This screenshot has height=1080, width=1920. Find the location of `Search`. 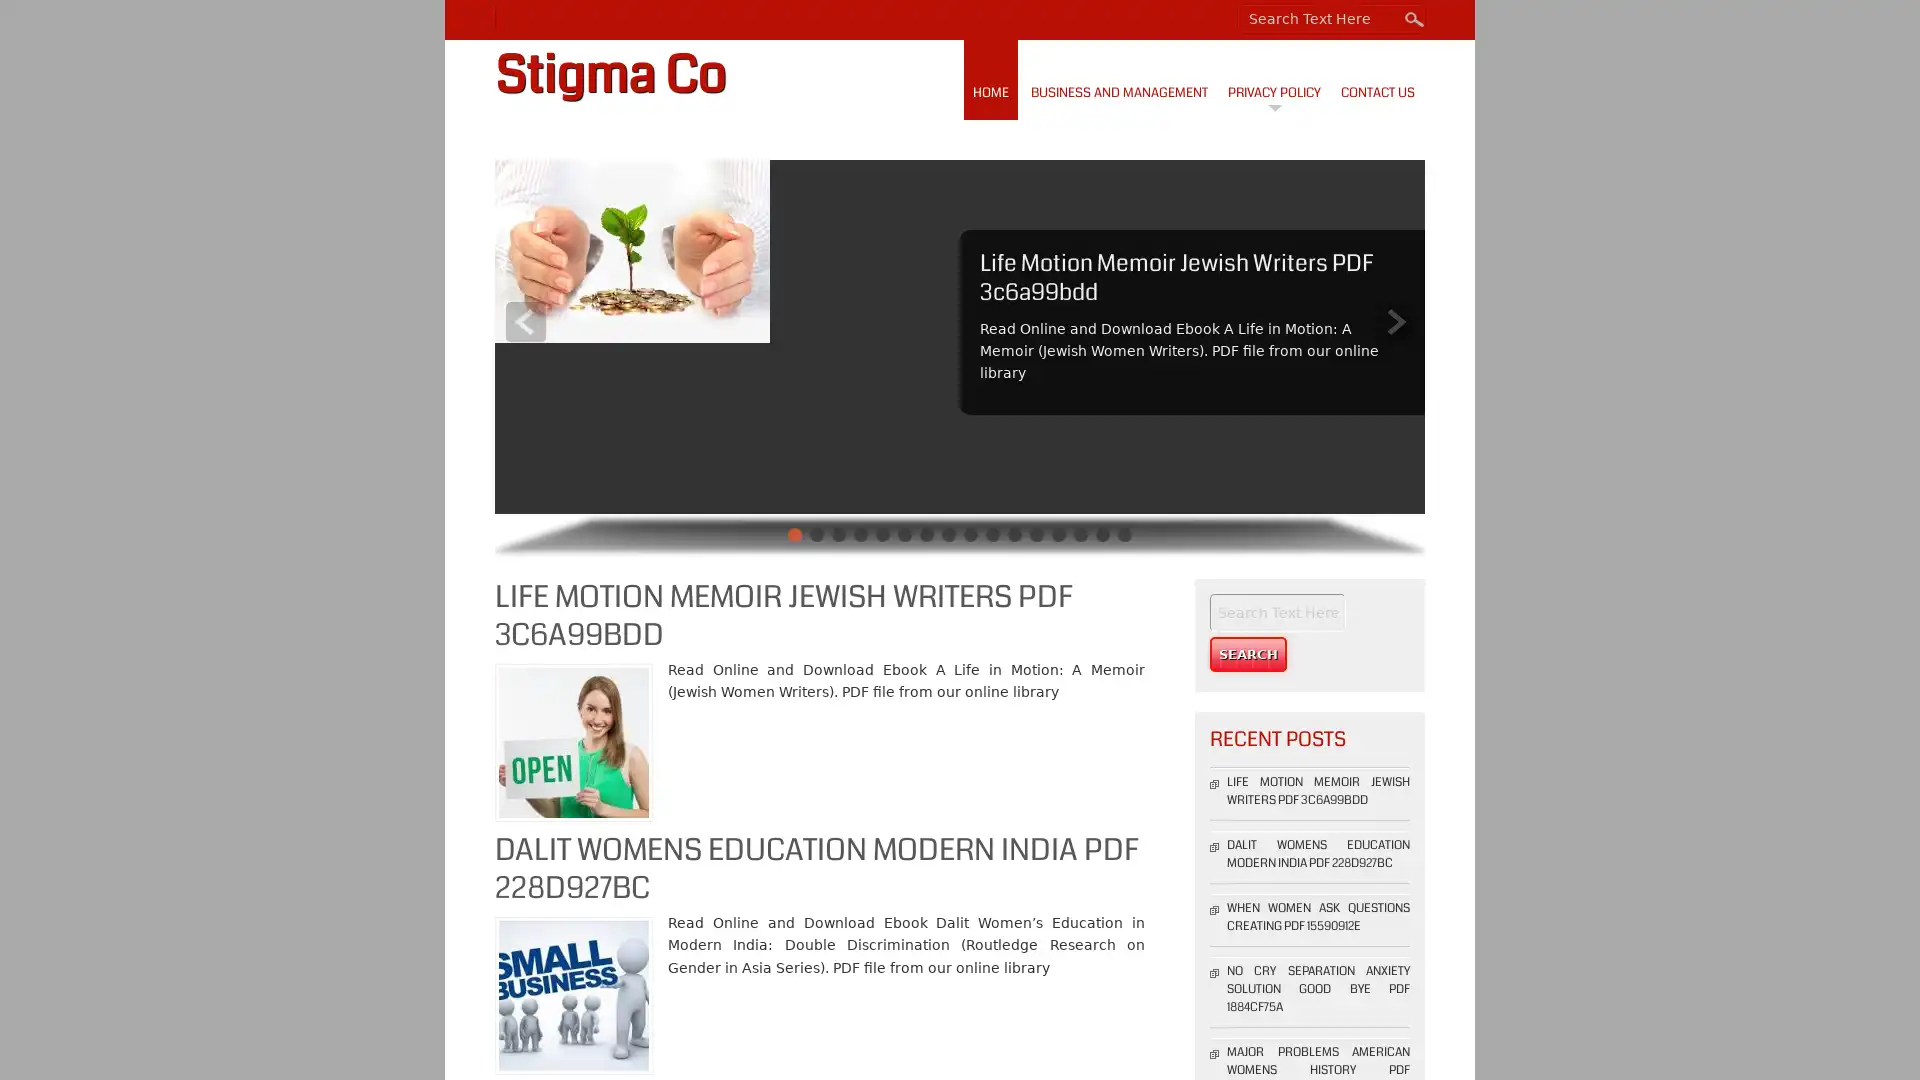

Search is located at coordinates (1247, 654).